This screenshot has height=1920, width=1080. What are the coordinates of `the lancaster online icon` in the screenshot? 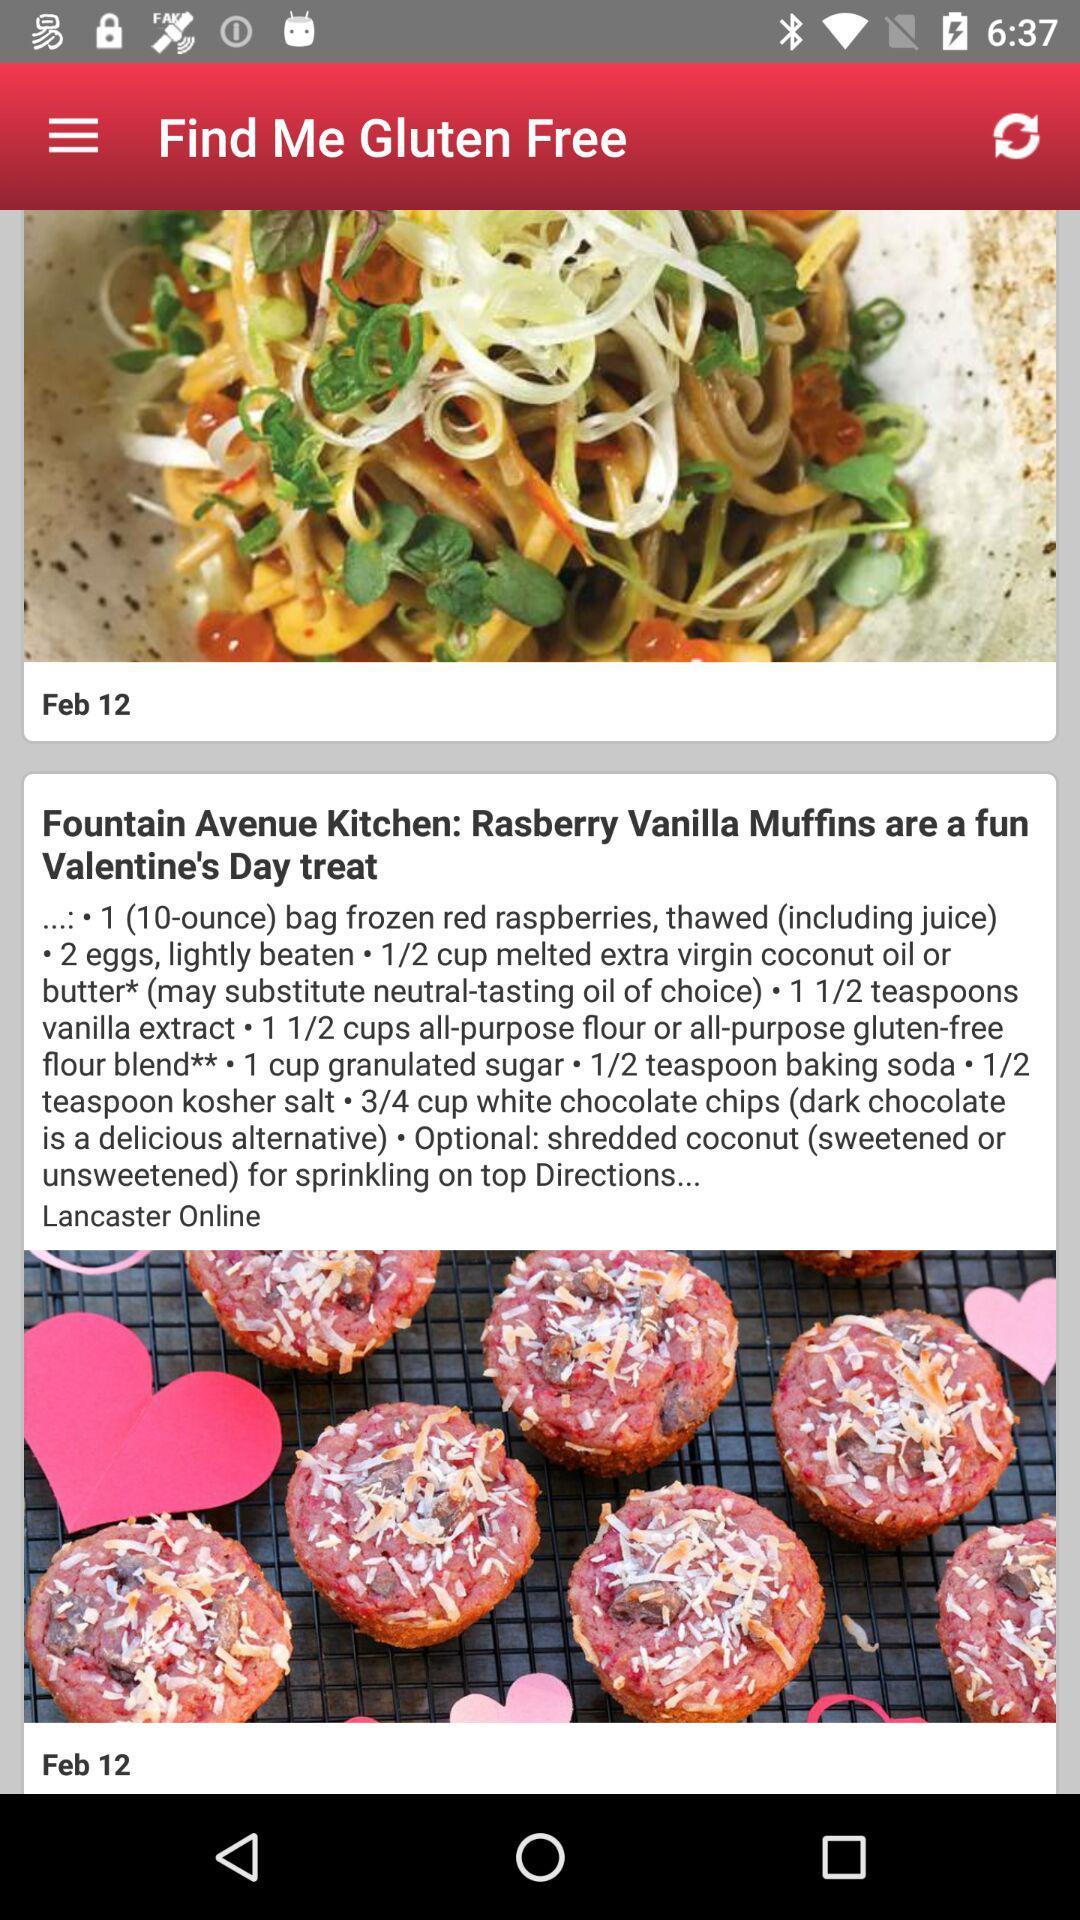 It's located at (540, 1213).